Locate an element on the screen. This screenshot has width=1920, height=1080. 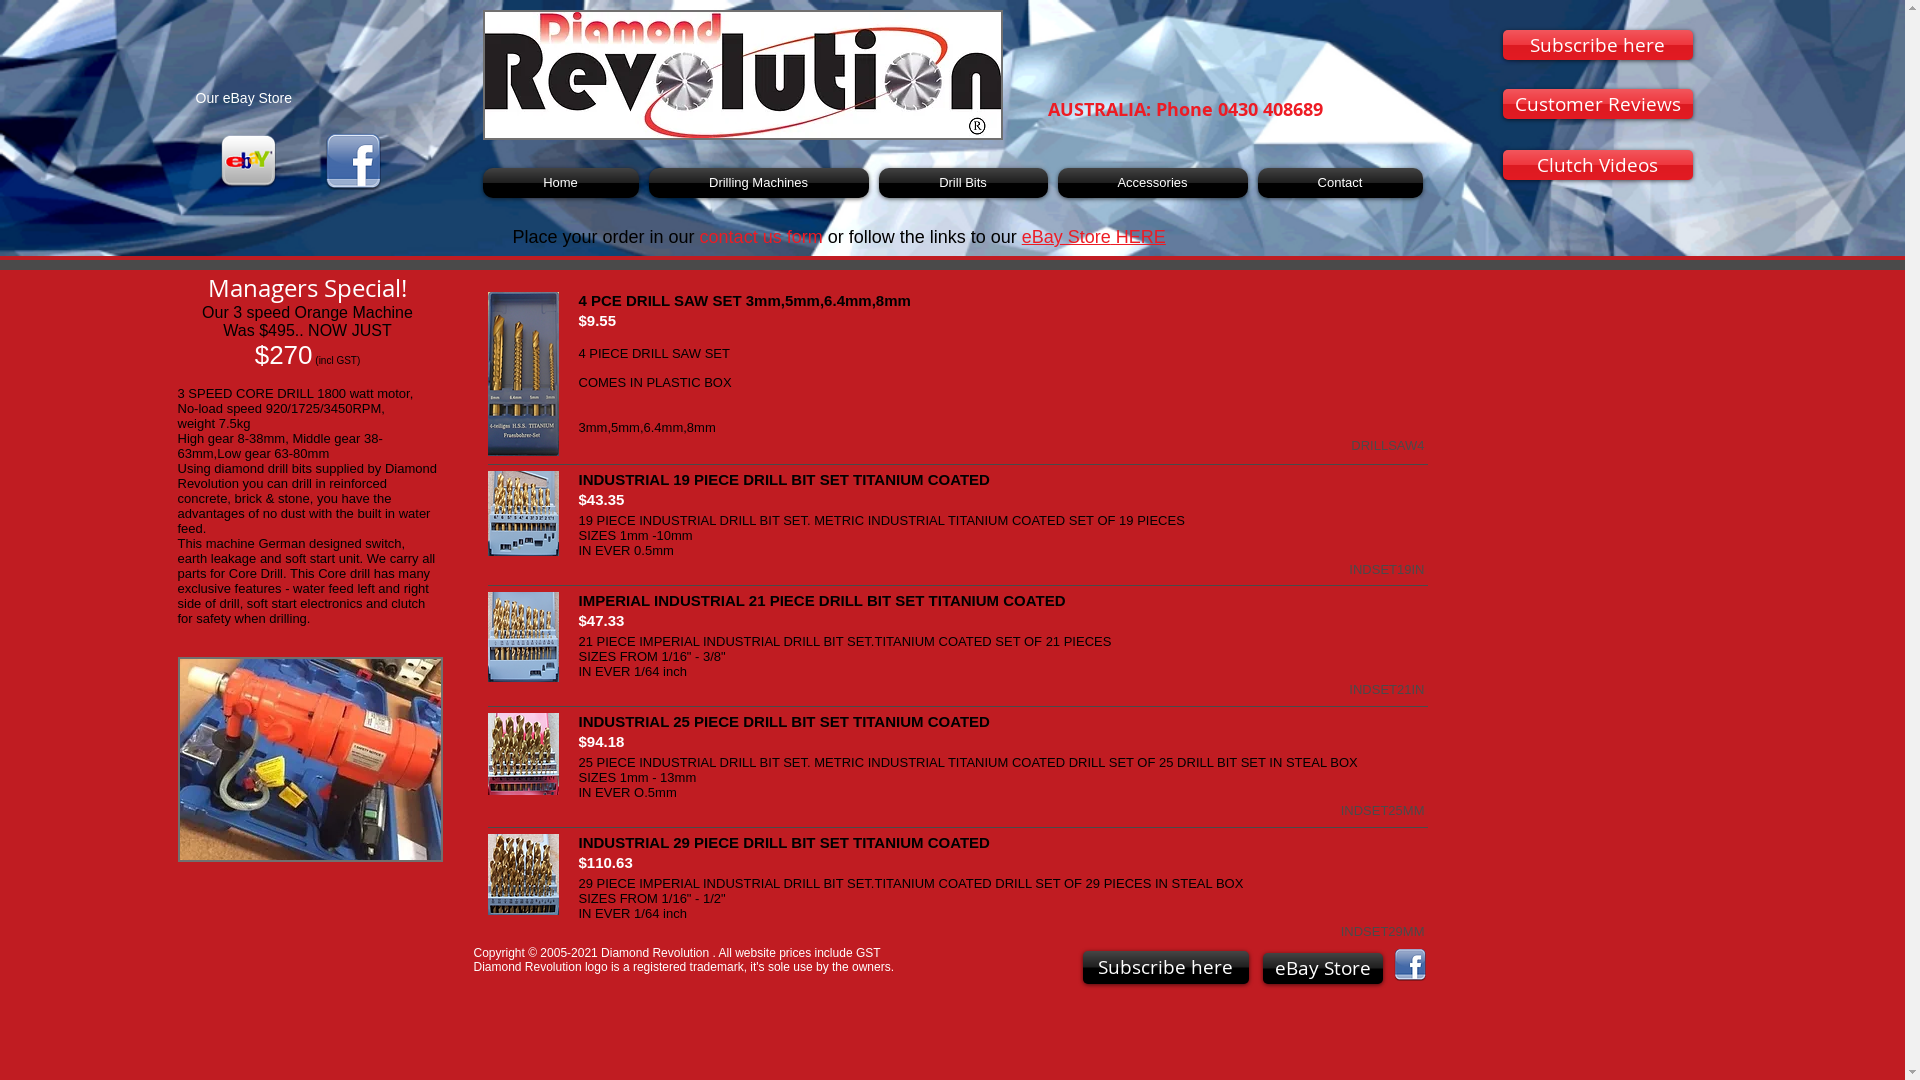
'Drilling Machines' is located at coordinates (757, 182).